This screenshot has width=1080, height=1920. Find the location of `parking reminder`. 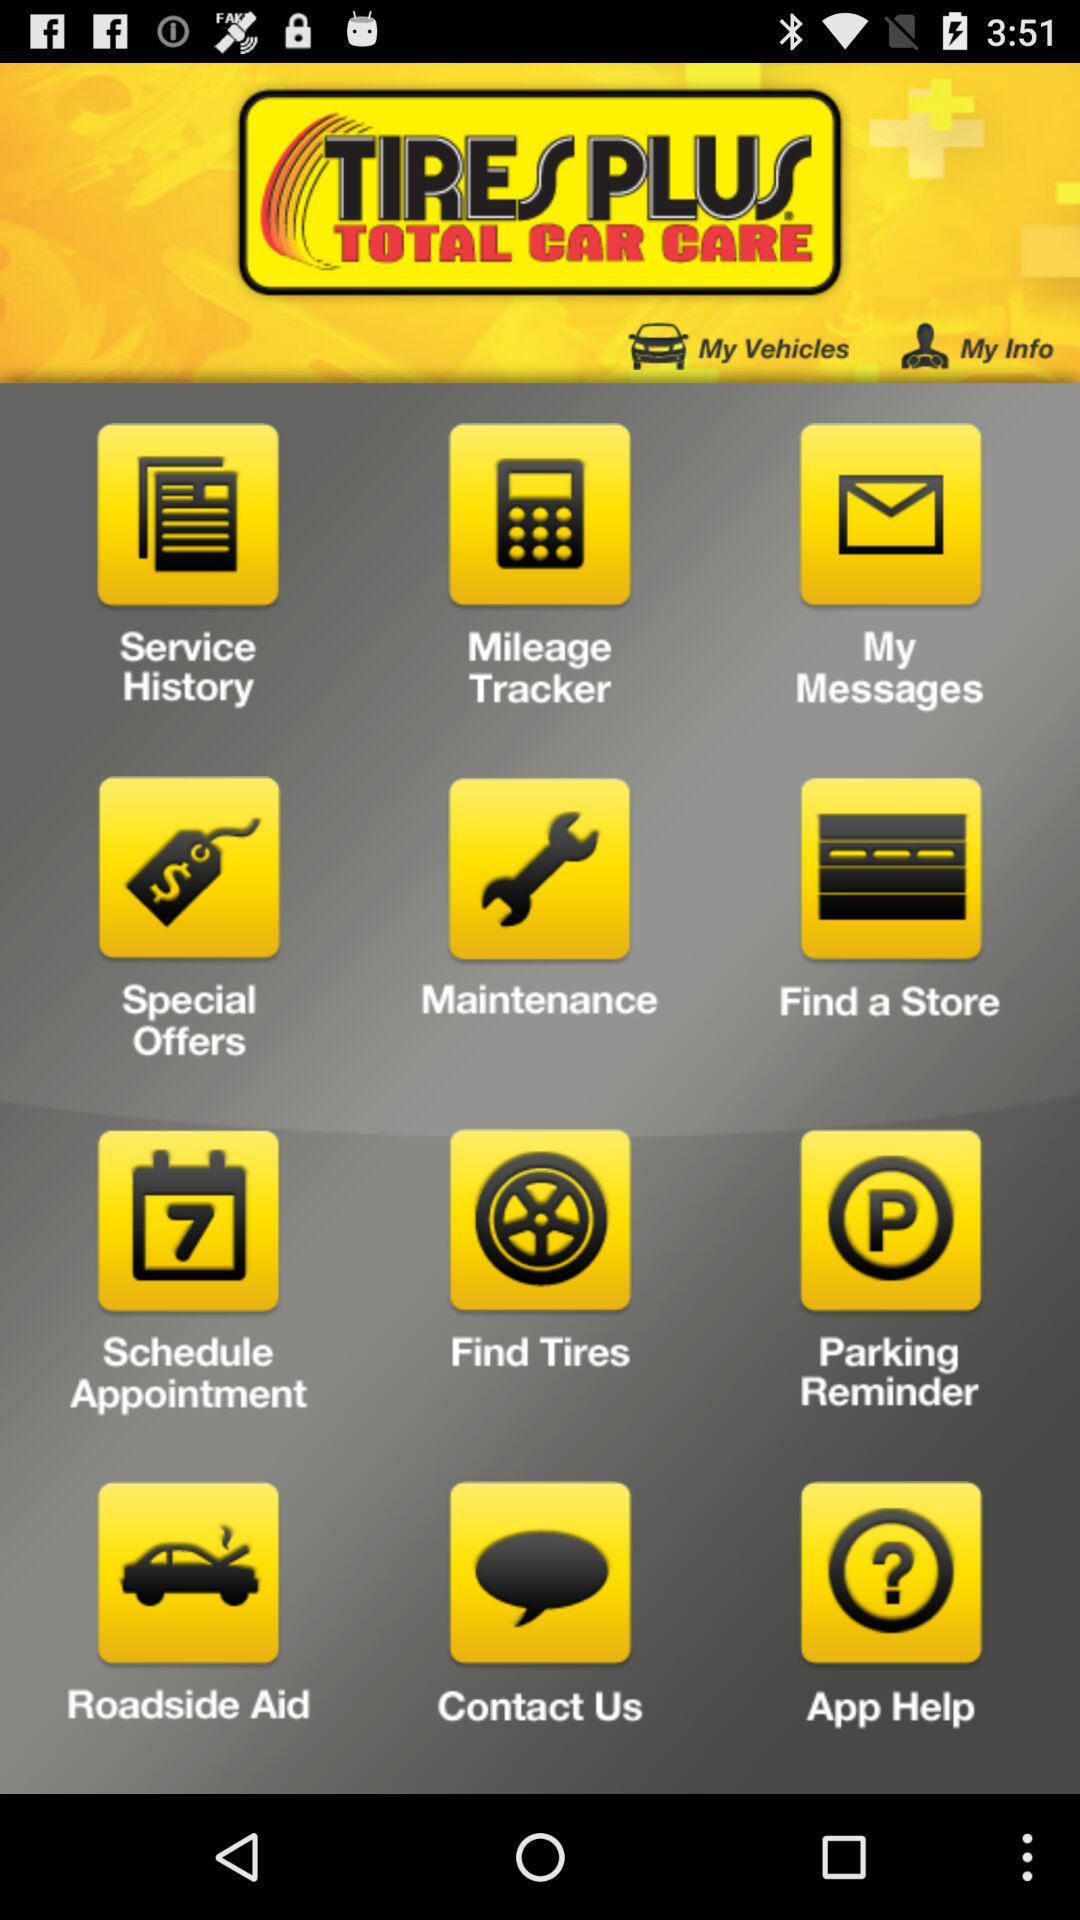

parking reminder is located at coordinates (890, 1277).